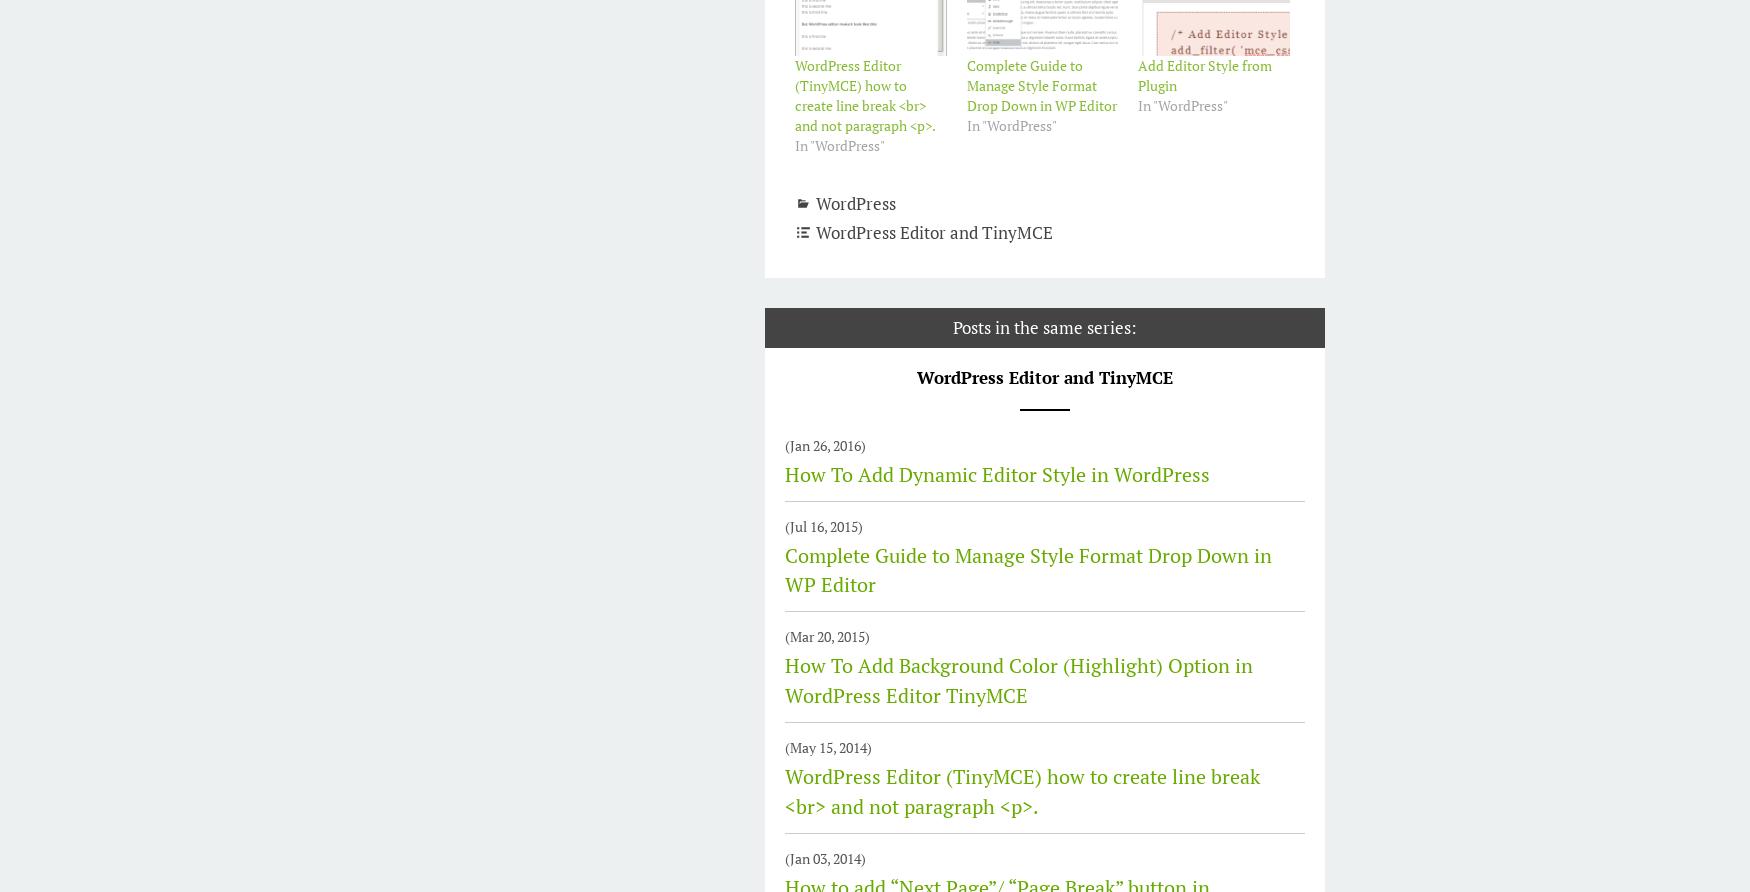 The height and width of the screenshot is (892, 1750). I want to click on '(Mar 20, 2015)', so click(784, 635).